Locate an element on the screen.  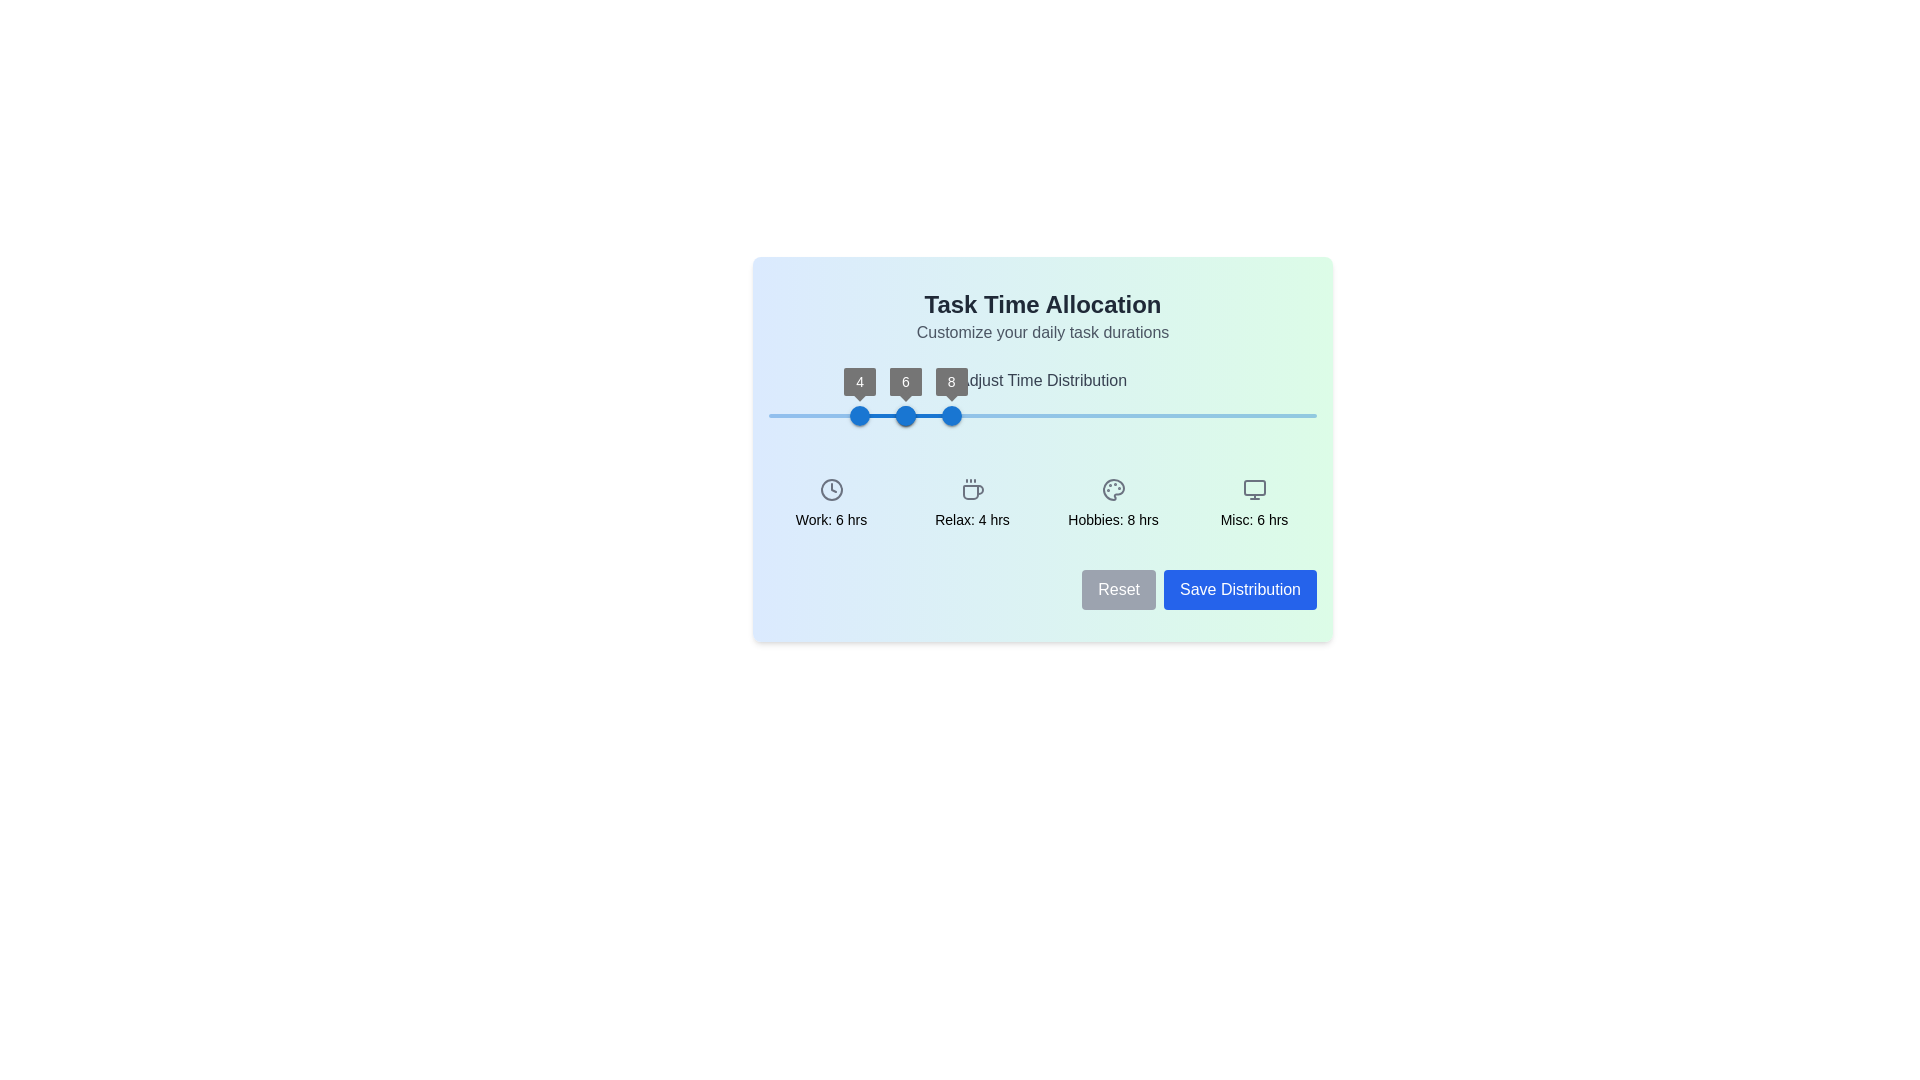
the slider is located at coordinates (936, 415).